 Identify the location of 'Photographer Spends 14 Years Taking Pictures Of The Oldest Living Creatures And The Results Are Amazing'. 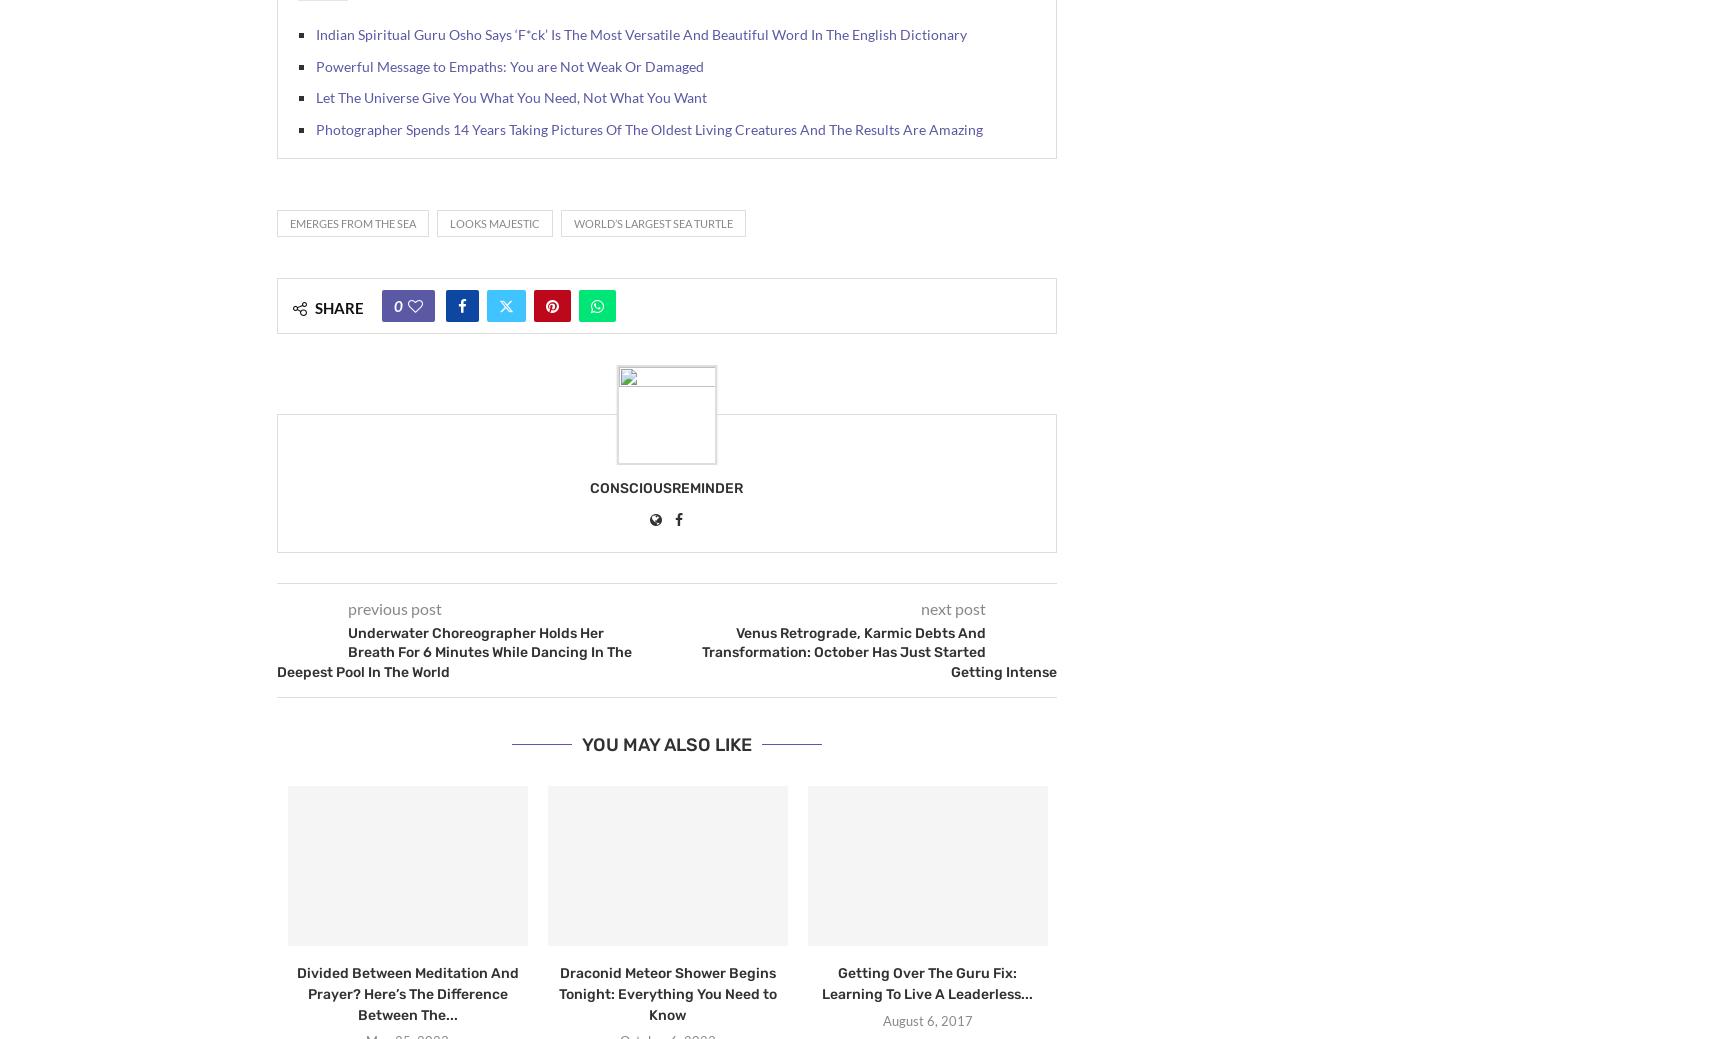
(648, 127).